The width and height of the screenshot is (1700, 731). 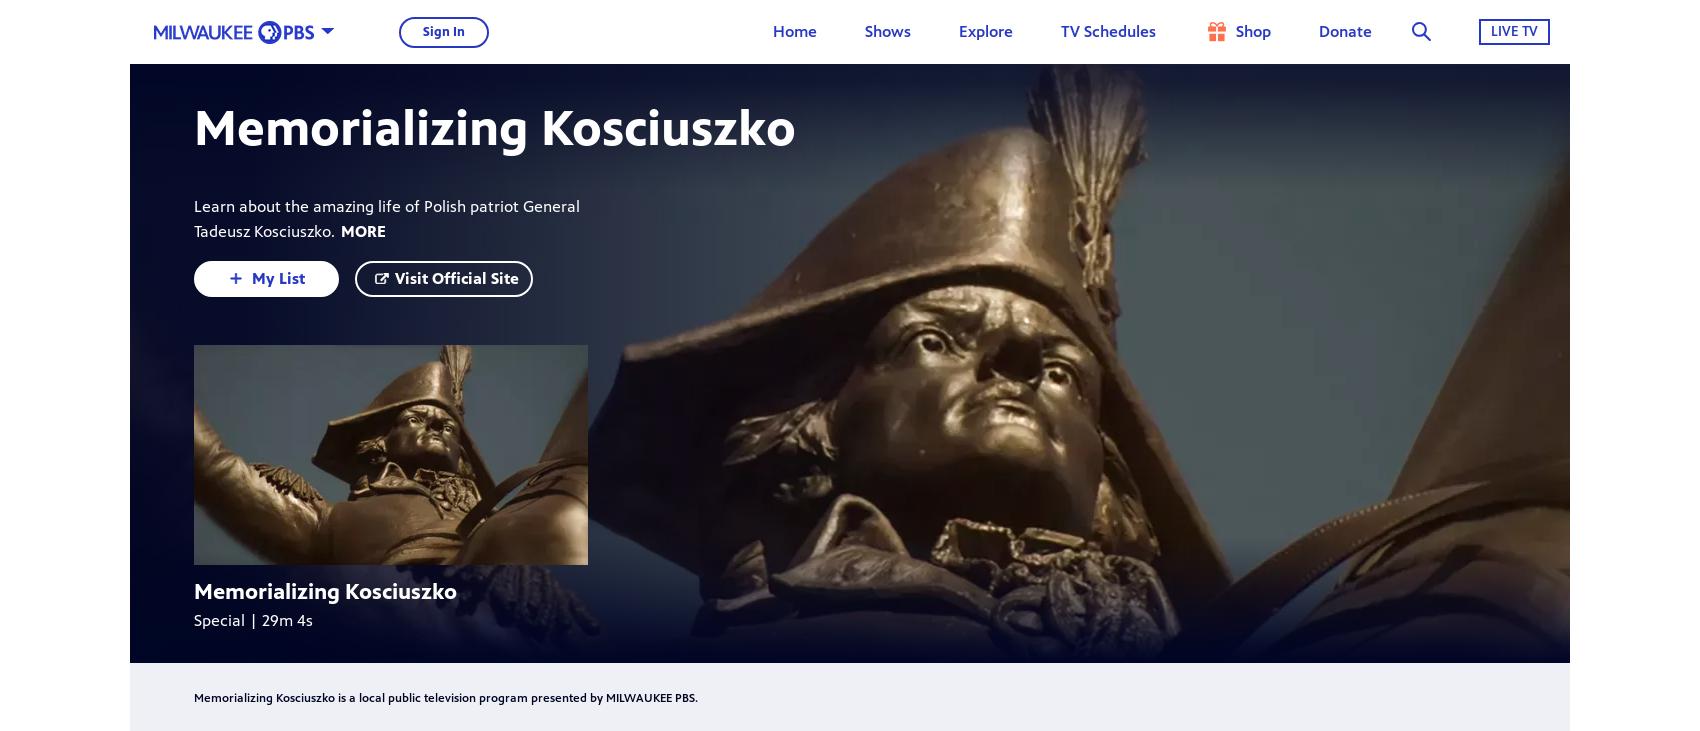 I want to click on 'Home', so click(x=793, y=30).